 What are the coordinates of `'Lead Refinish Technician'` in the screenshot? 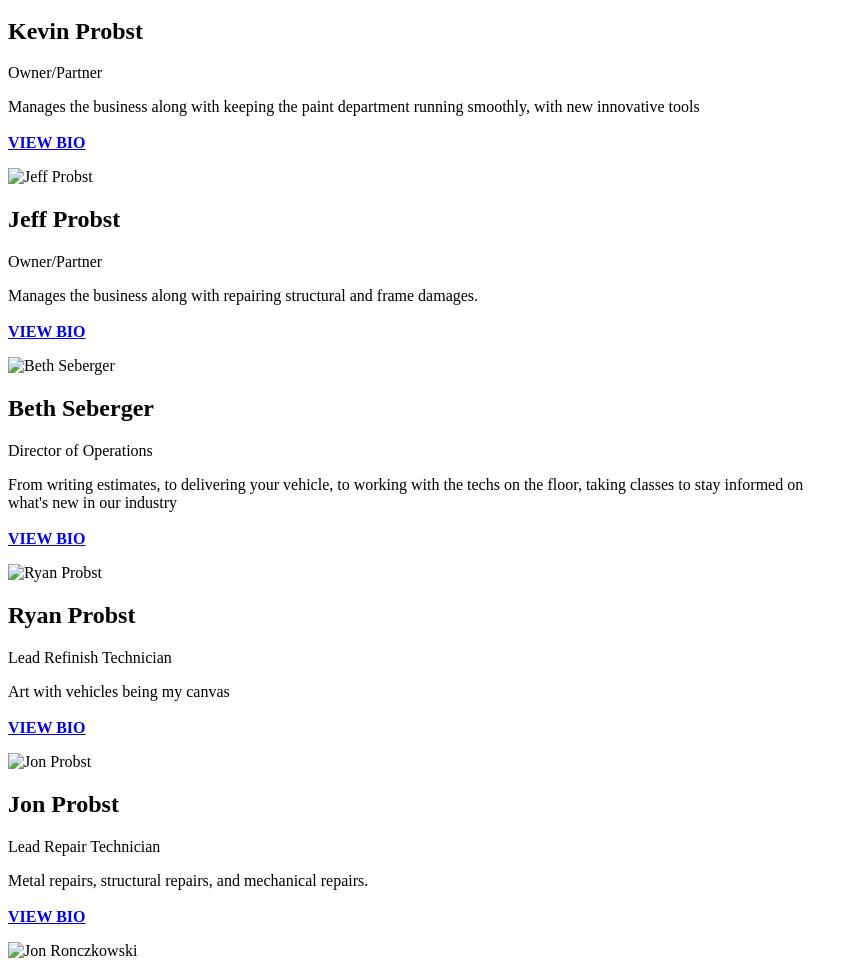 It's located at (6, 656).